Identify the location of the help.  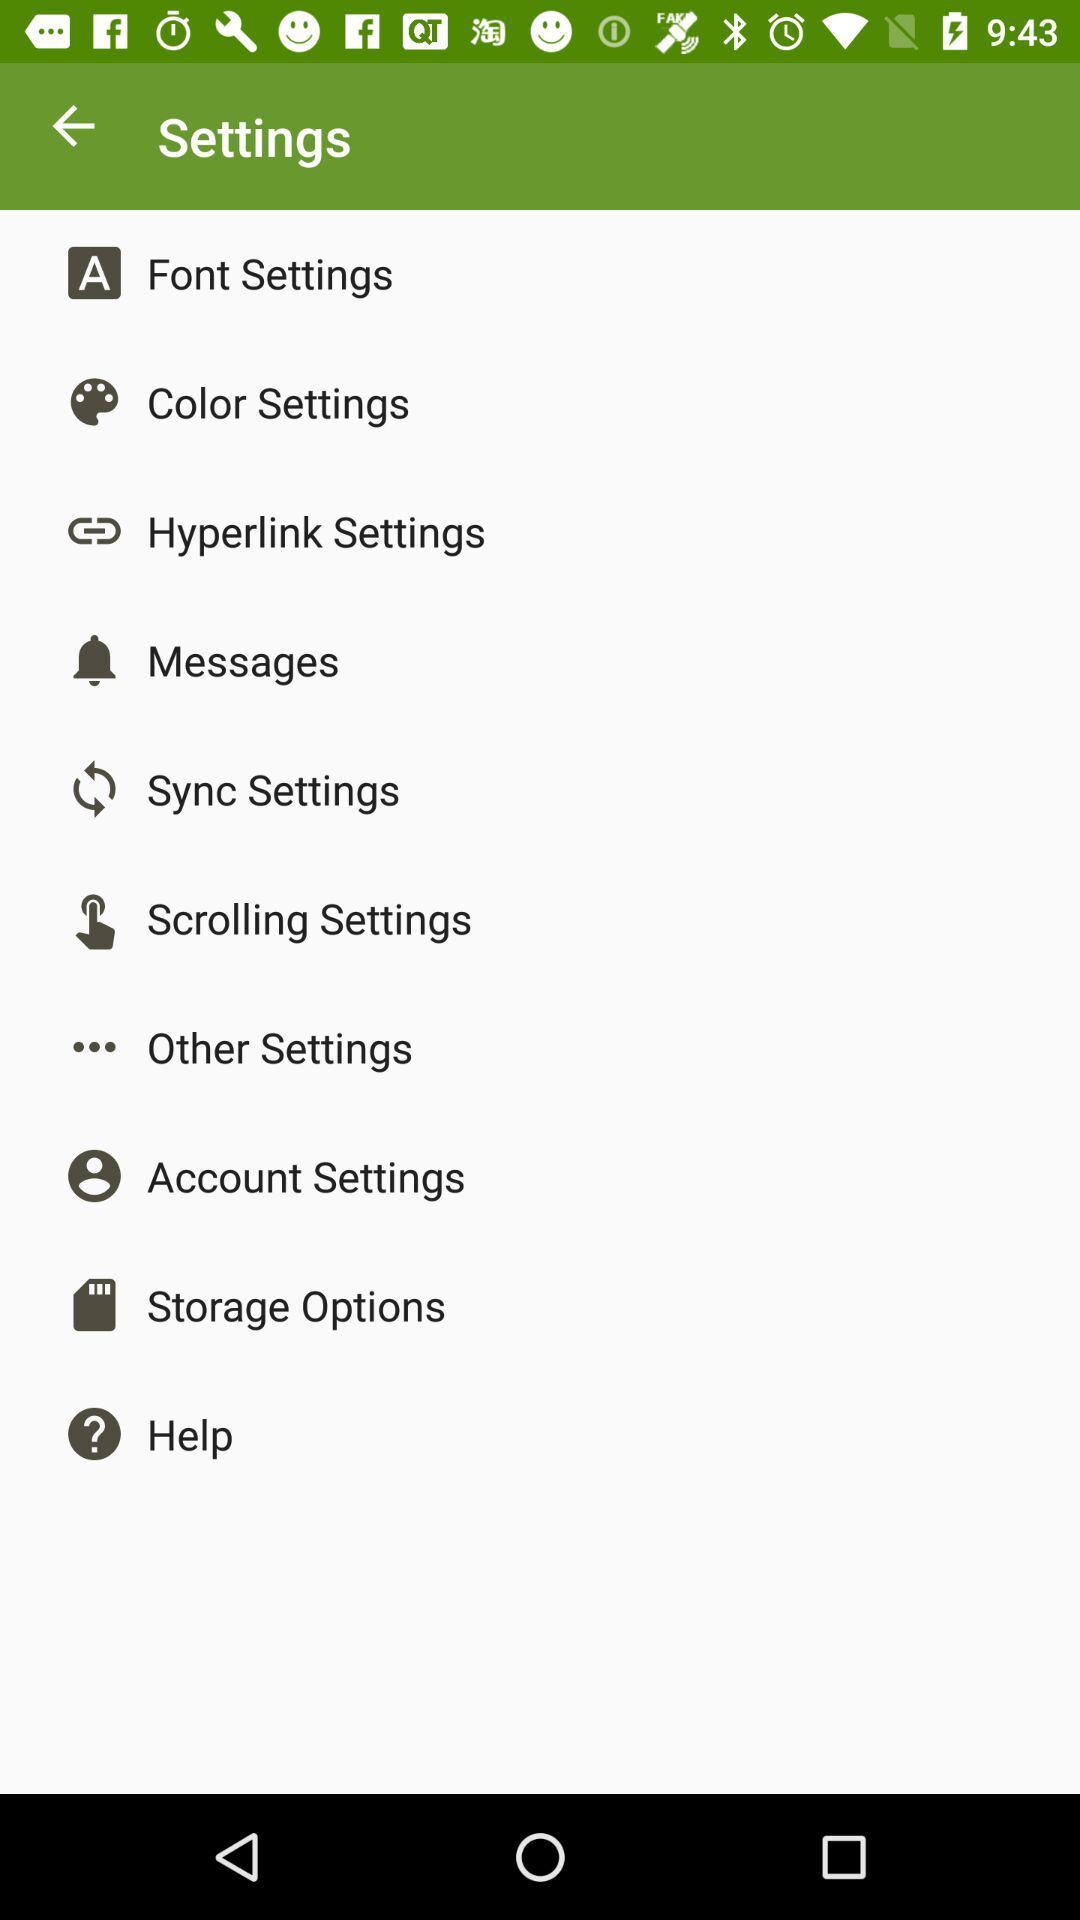
(190, 1433).